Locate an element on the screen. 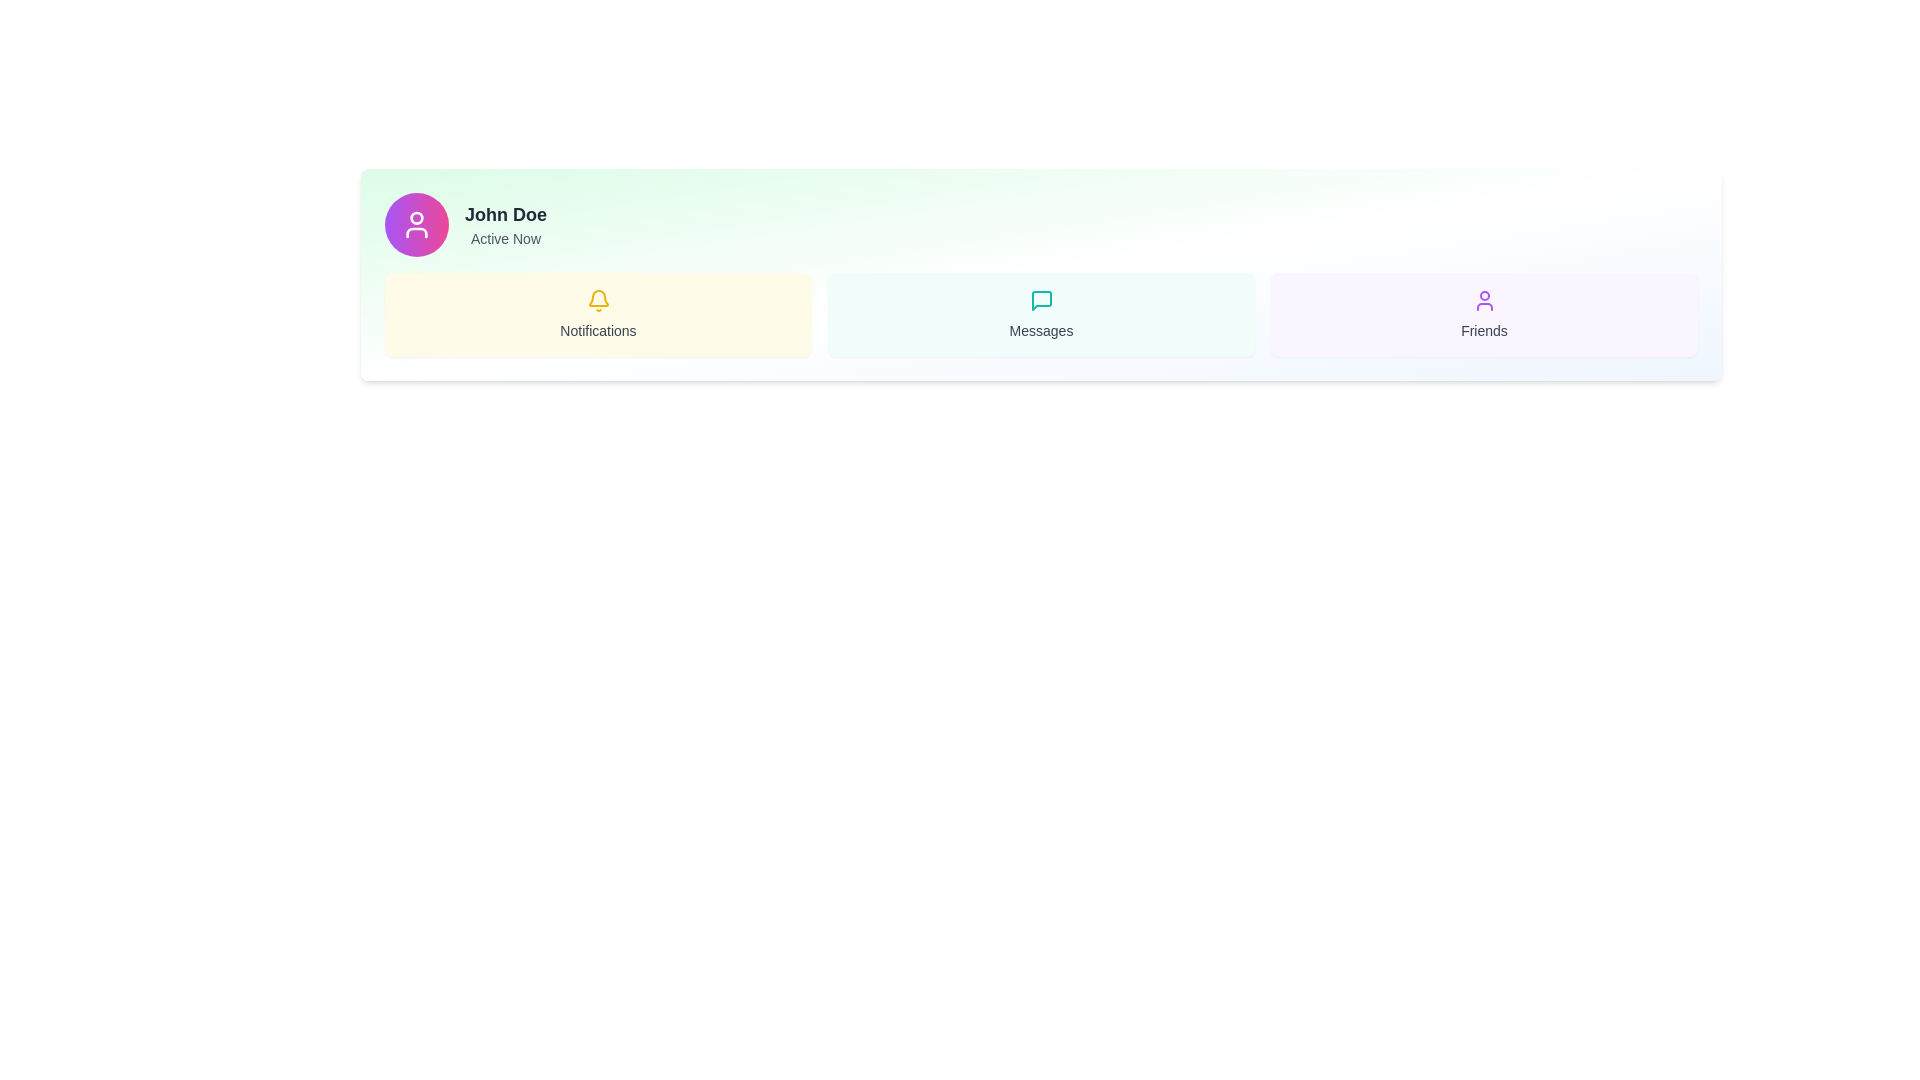 The height and width of the screenshot is (1080, 1920). the informational card related to notifications, which is the first item in its row within a grid layout of similar cards labeled 'Messages' and 'Friends' is located at coordinates (597, 315).